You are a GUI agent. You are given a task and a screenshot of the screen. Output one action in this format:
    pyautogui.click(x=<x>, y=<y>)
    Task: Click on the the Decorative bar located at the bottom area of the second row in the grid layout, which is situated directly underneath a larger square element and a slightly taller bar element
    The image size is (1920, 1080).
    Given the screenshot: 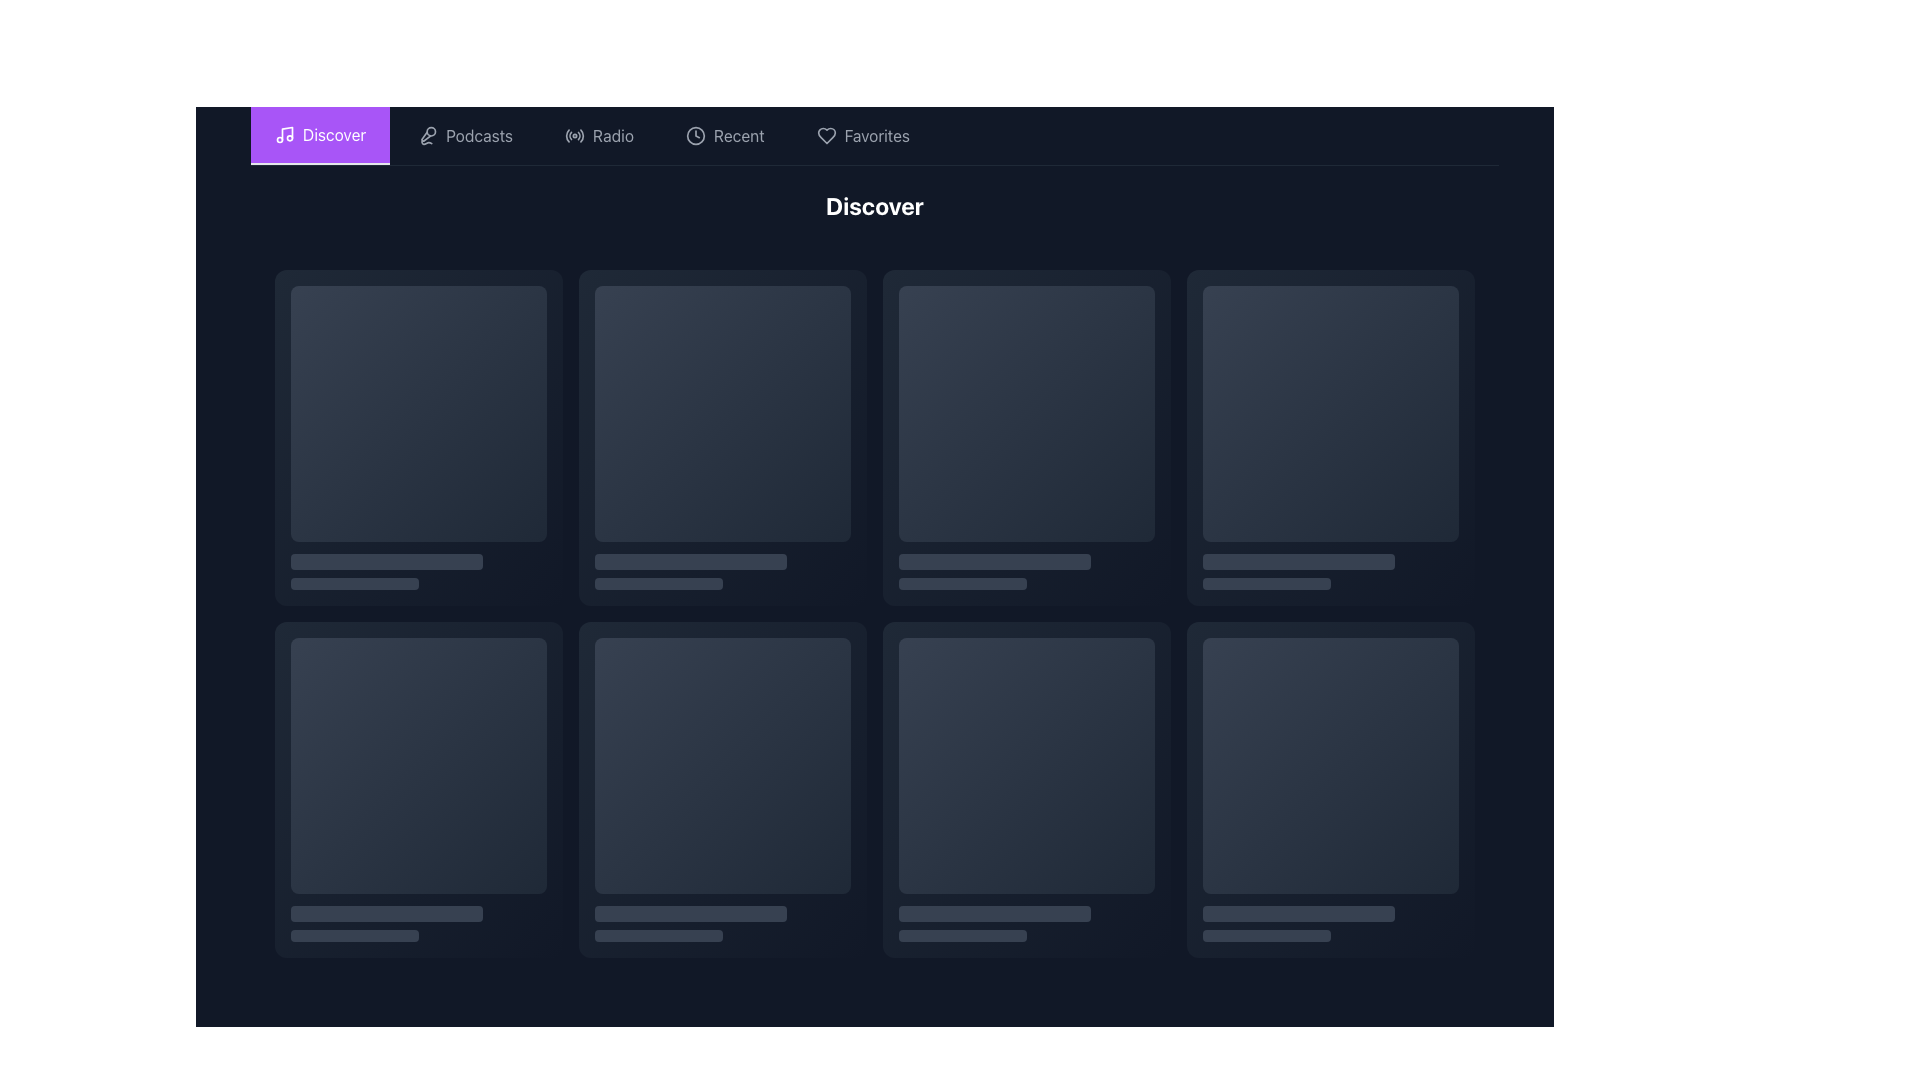 What is the action you would take?
    pyautogui.click(x=658, y=936)
    